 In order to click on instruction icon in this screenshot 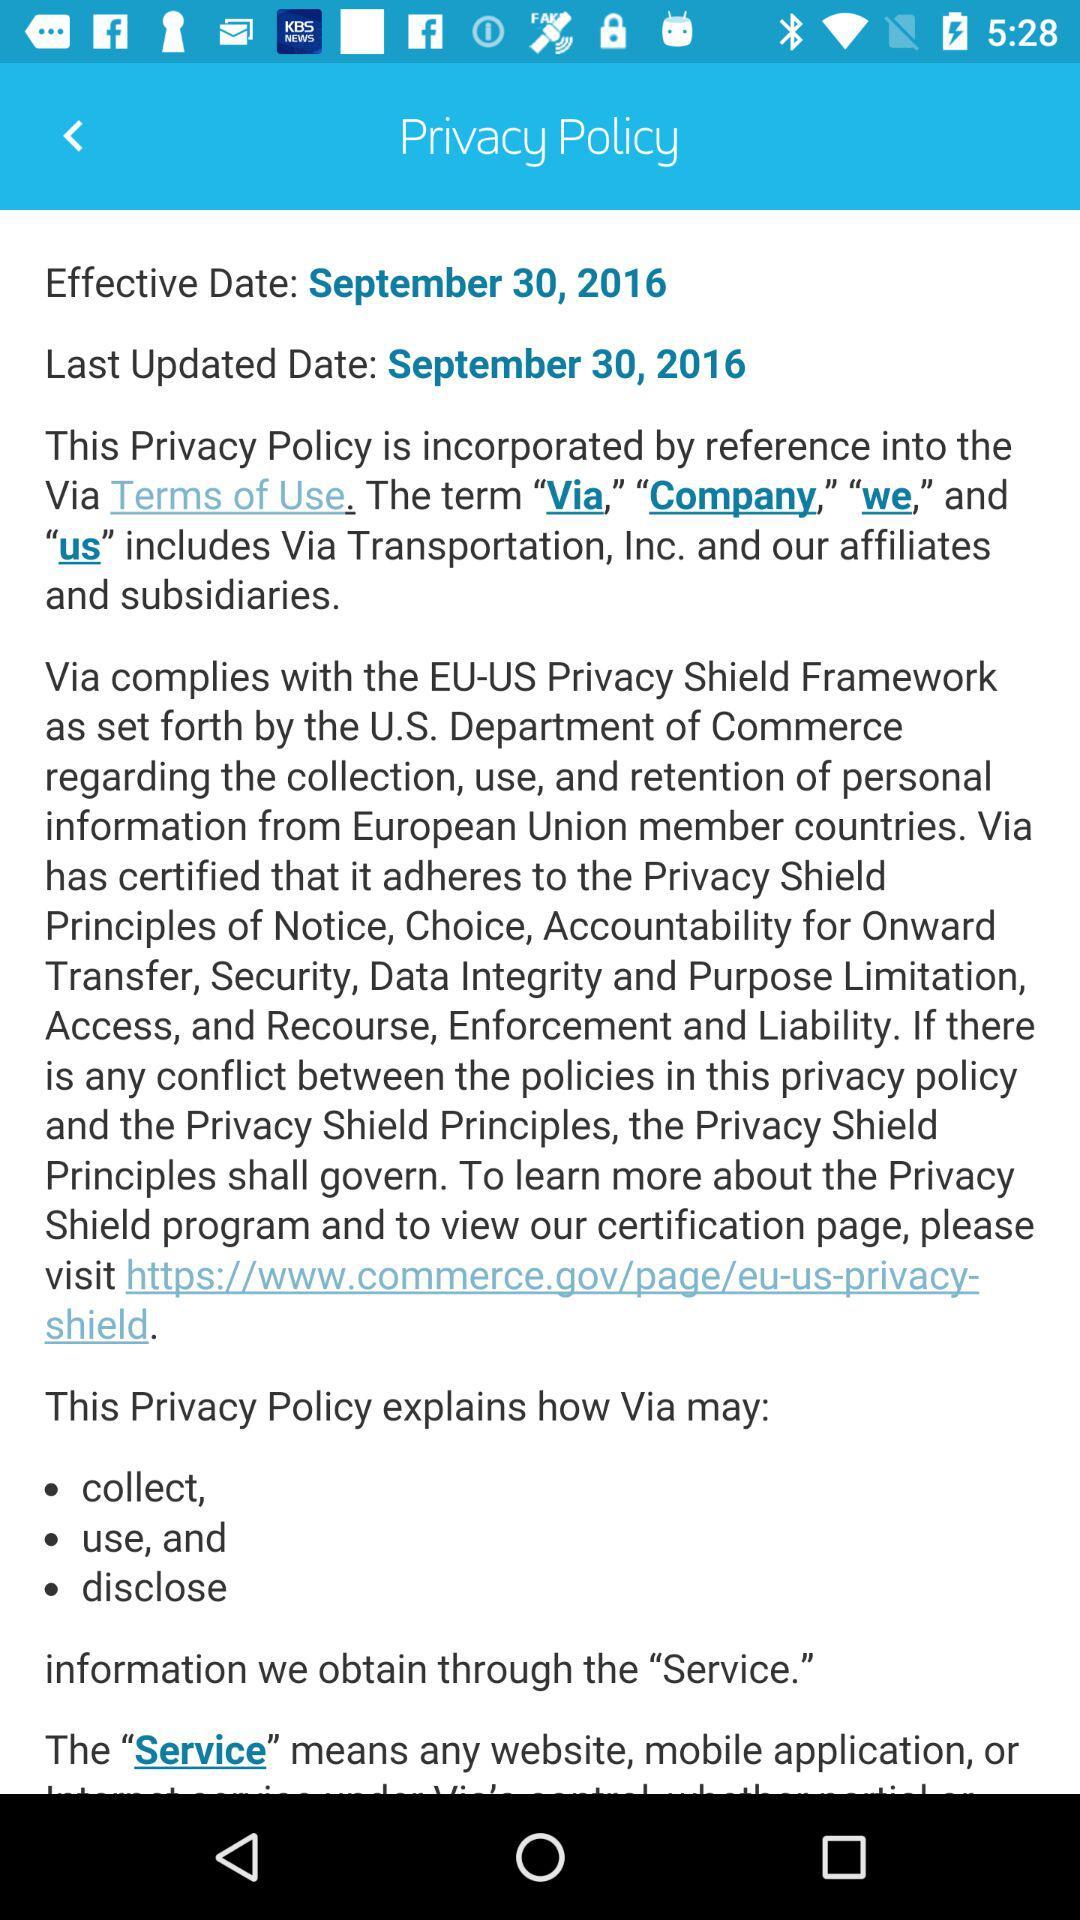, I will do `click(540, 1002)`.